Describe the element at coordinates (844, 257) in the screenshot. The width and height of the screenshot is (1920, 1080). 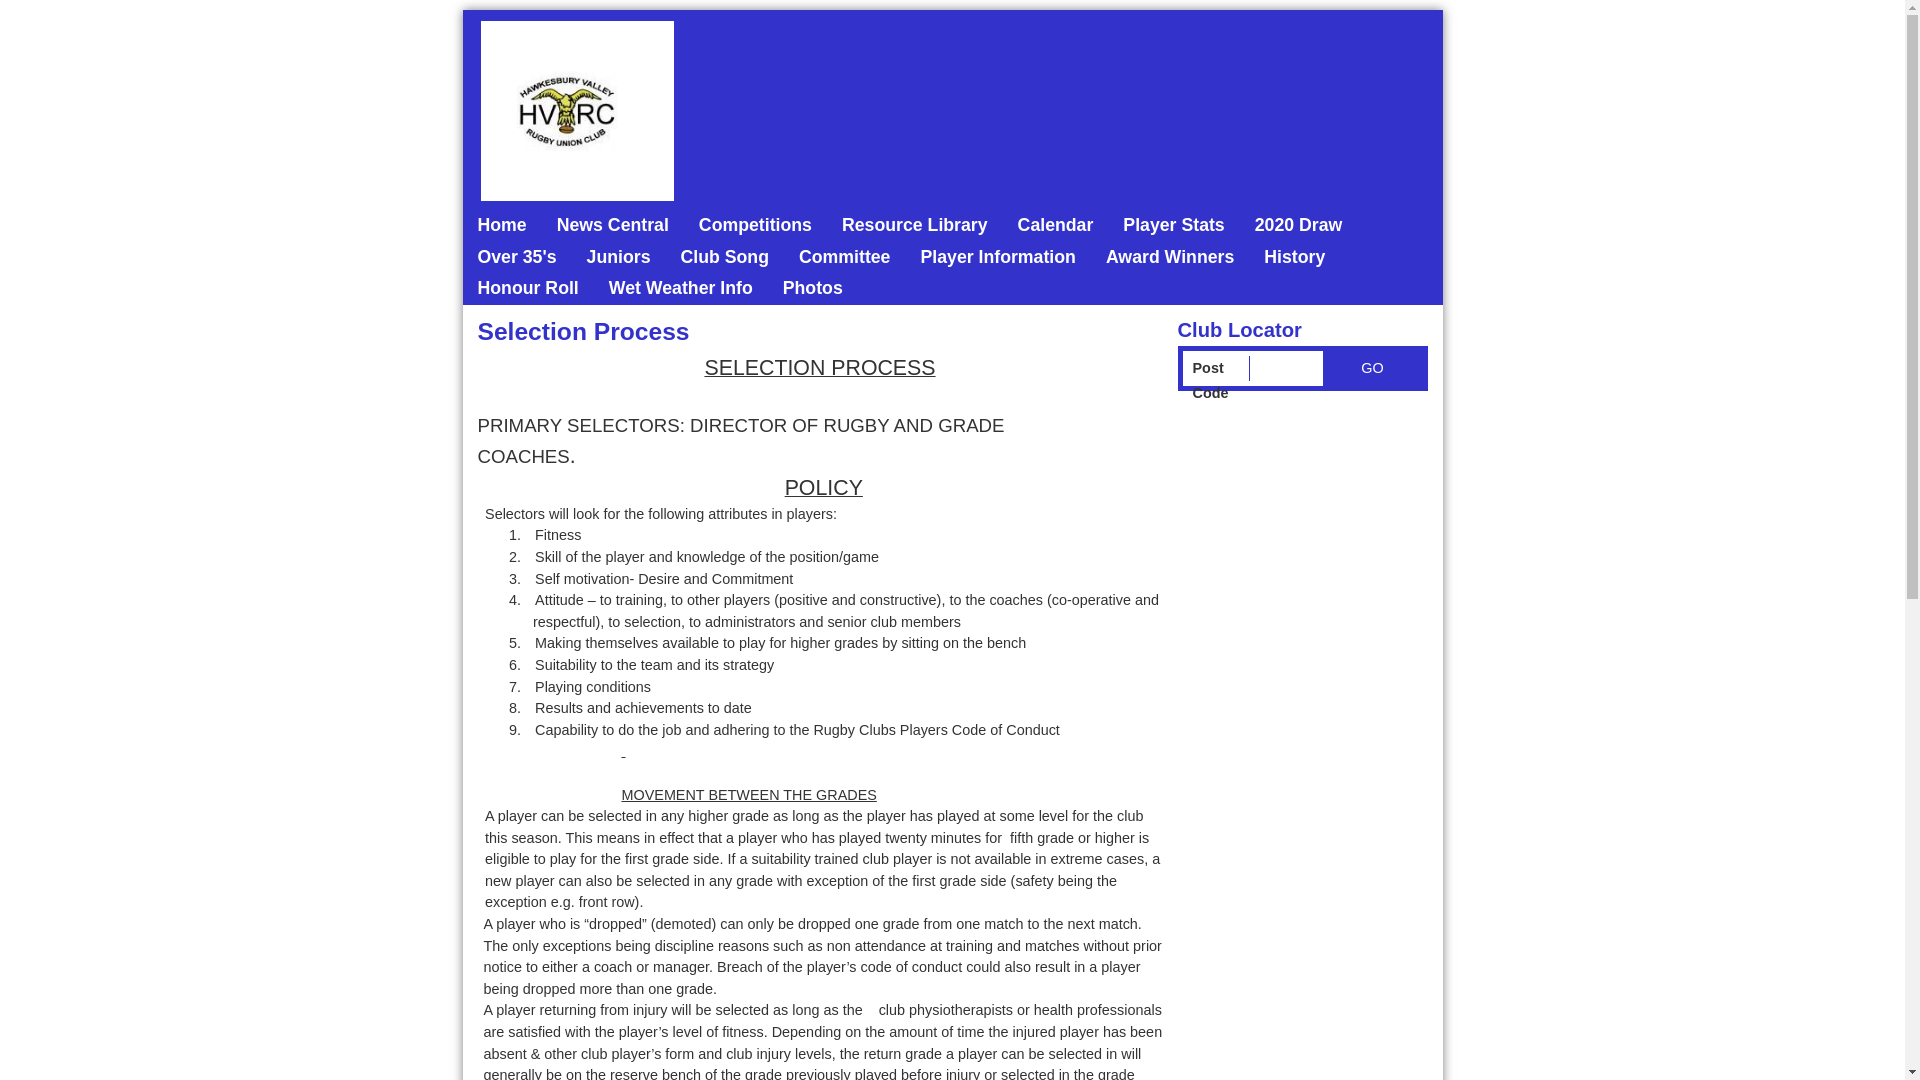
I see `'Committee'` at that location.